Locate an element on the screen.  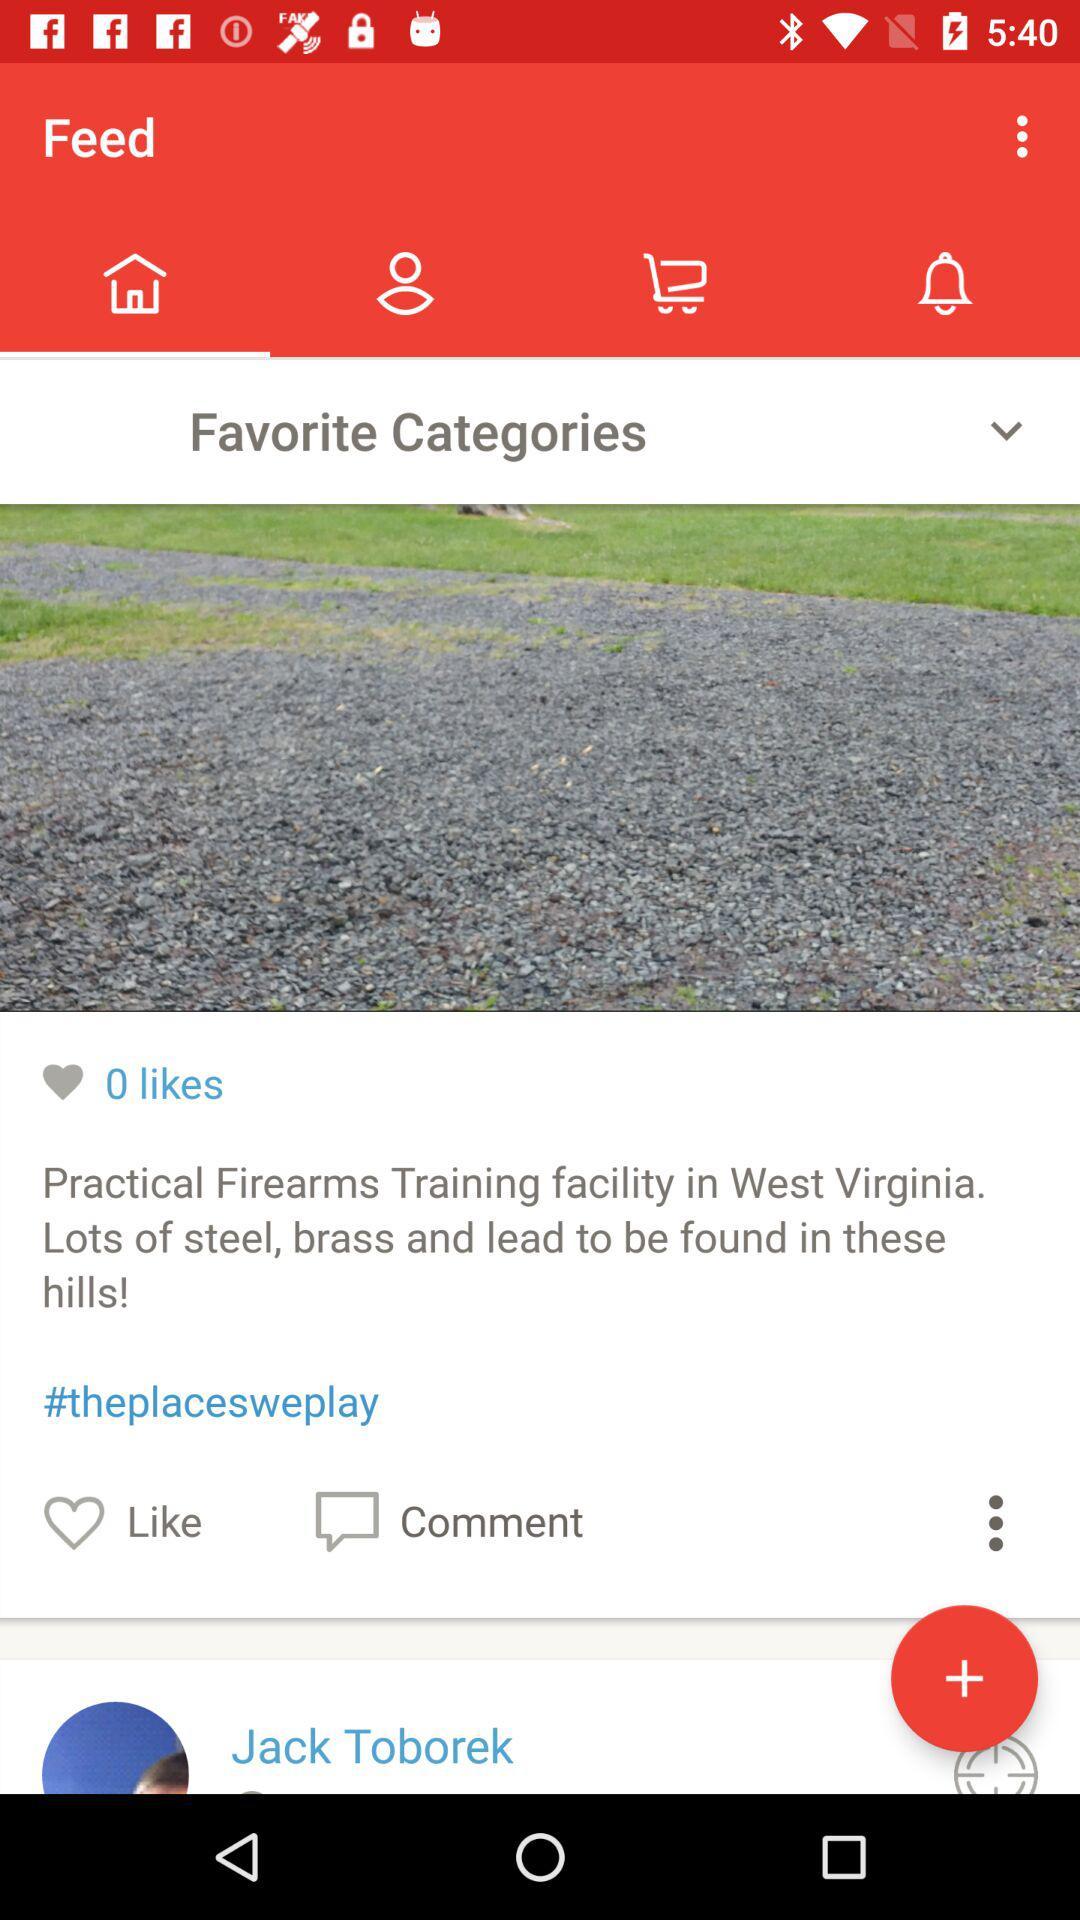
the add icon is located at coordinates (963, 1678).